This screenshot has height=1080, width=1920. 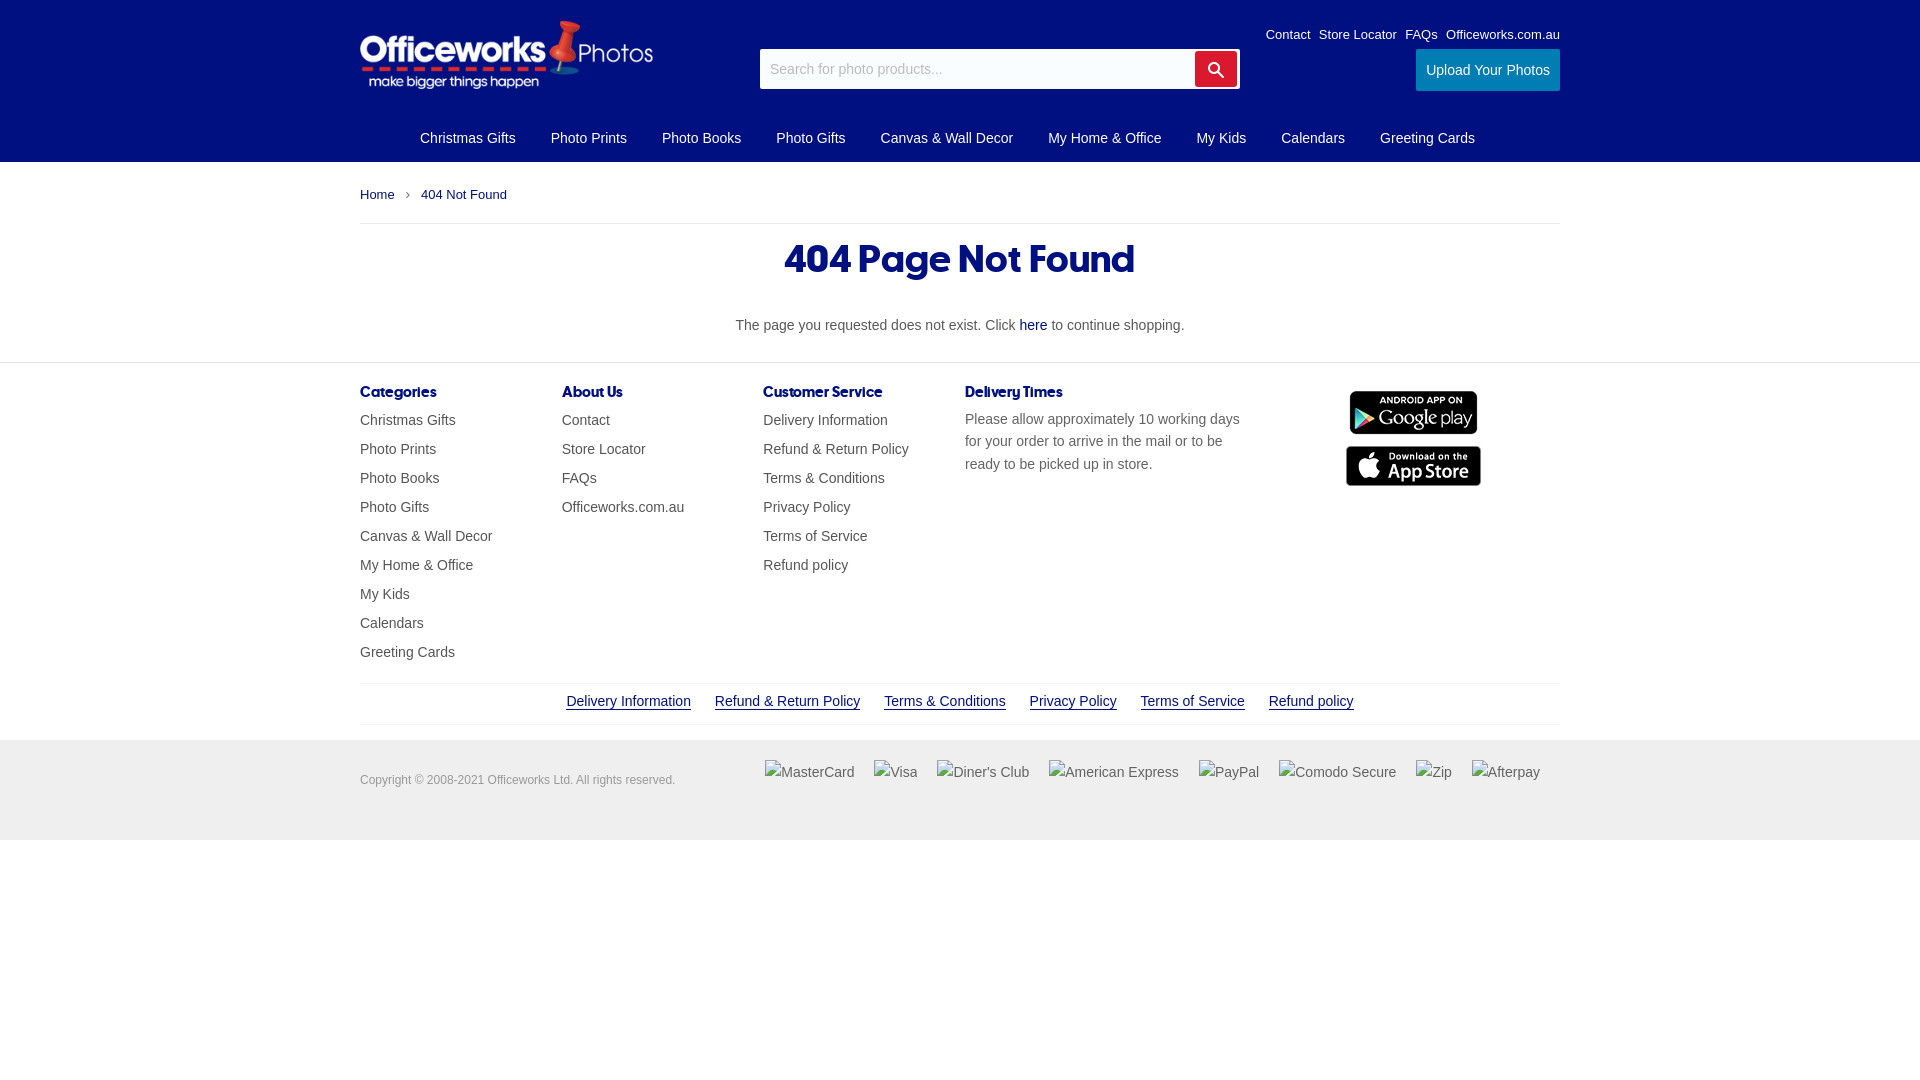 What do you see at coordinates (377, 195) in the screenshot?
I see `'Home'` at bounding box center [377, 195].